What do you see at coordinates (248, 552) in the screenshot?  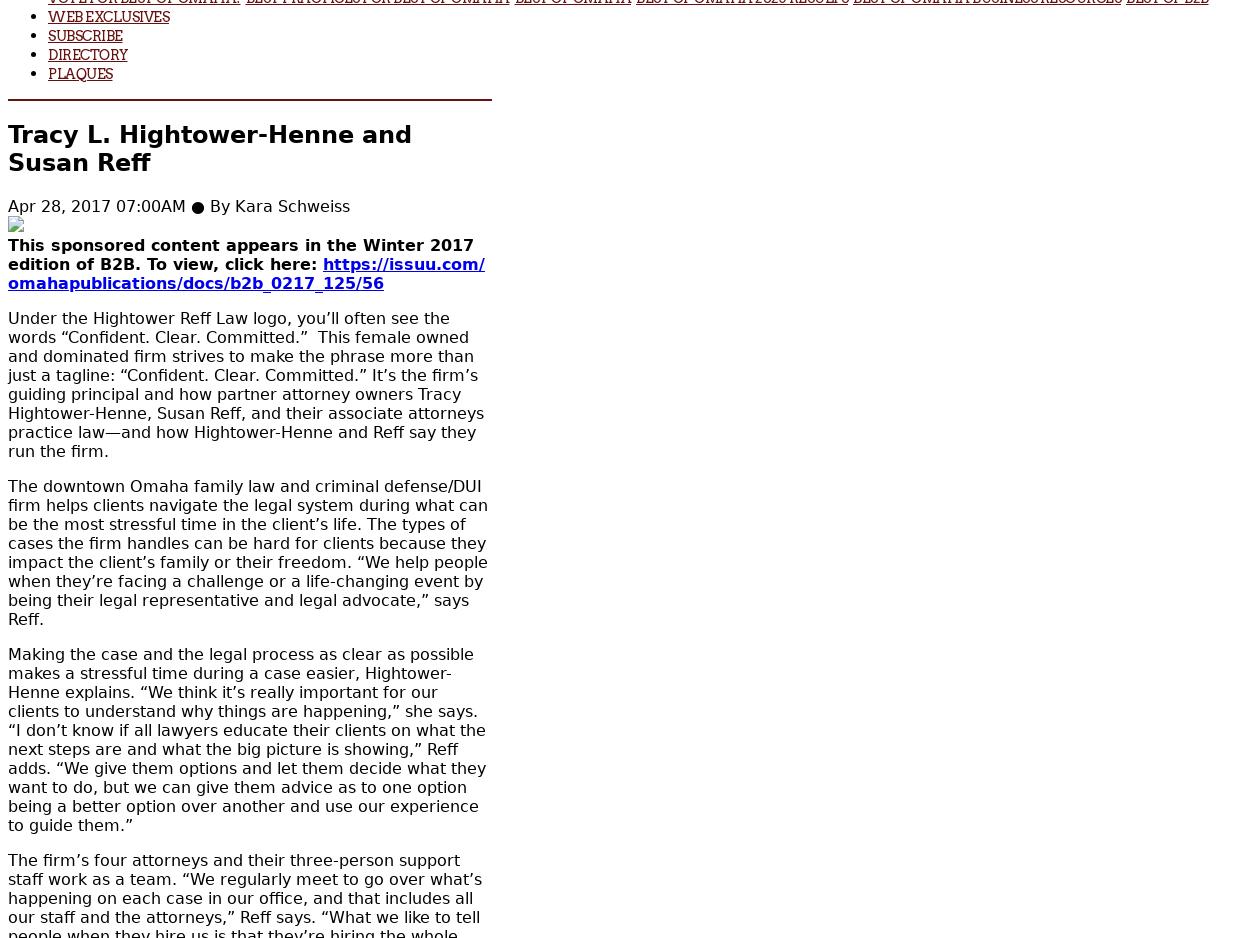 I see `'The downtown Omaha family law and criminal defense/DUI firm helps clients navigate the legal system during what can be the most stressful time in the client’s life. The types of cases the firm handles can be hard for clients because they impact the client’s family or their freedom. “We help people when they’re facing a challenge or a life-changing event by being their legal representative and legal advocate,” says Reff.'` at bounding box center [248, 552].